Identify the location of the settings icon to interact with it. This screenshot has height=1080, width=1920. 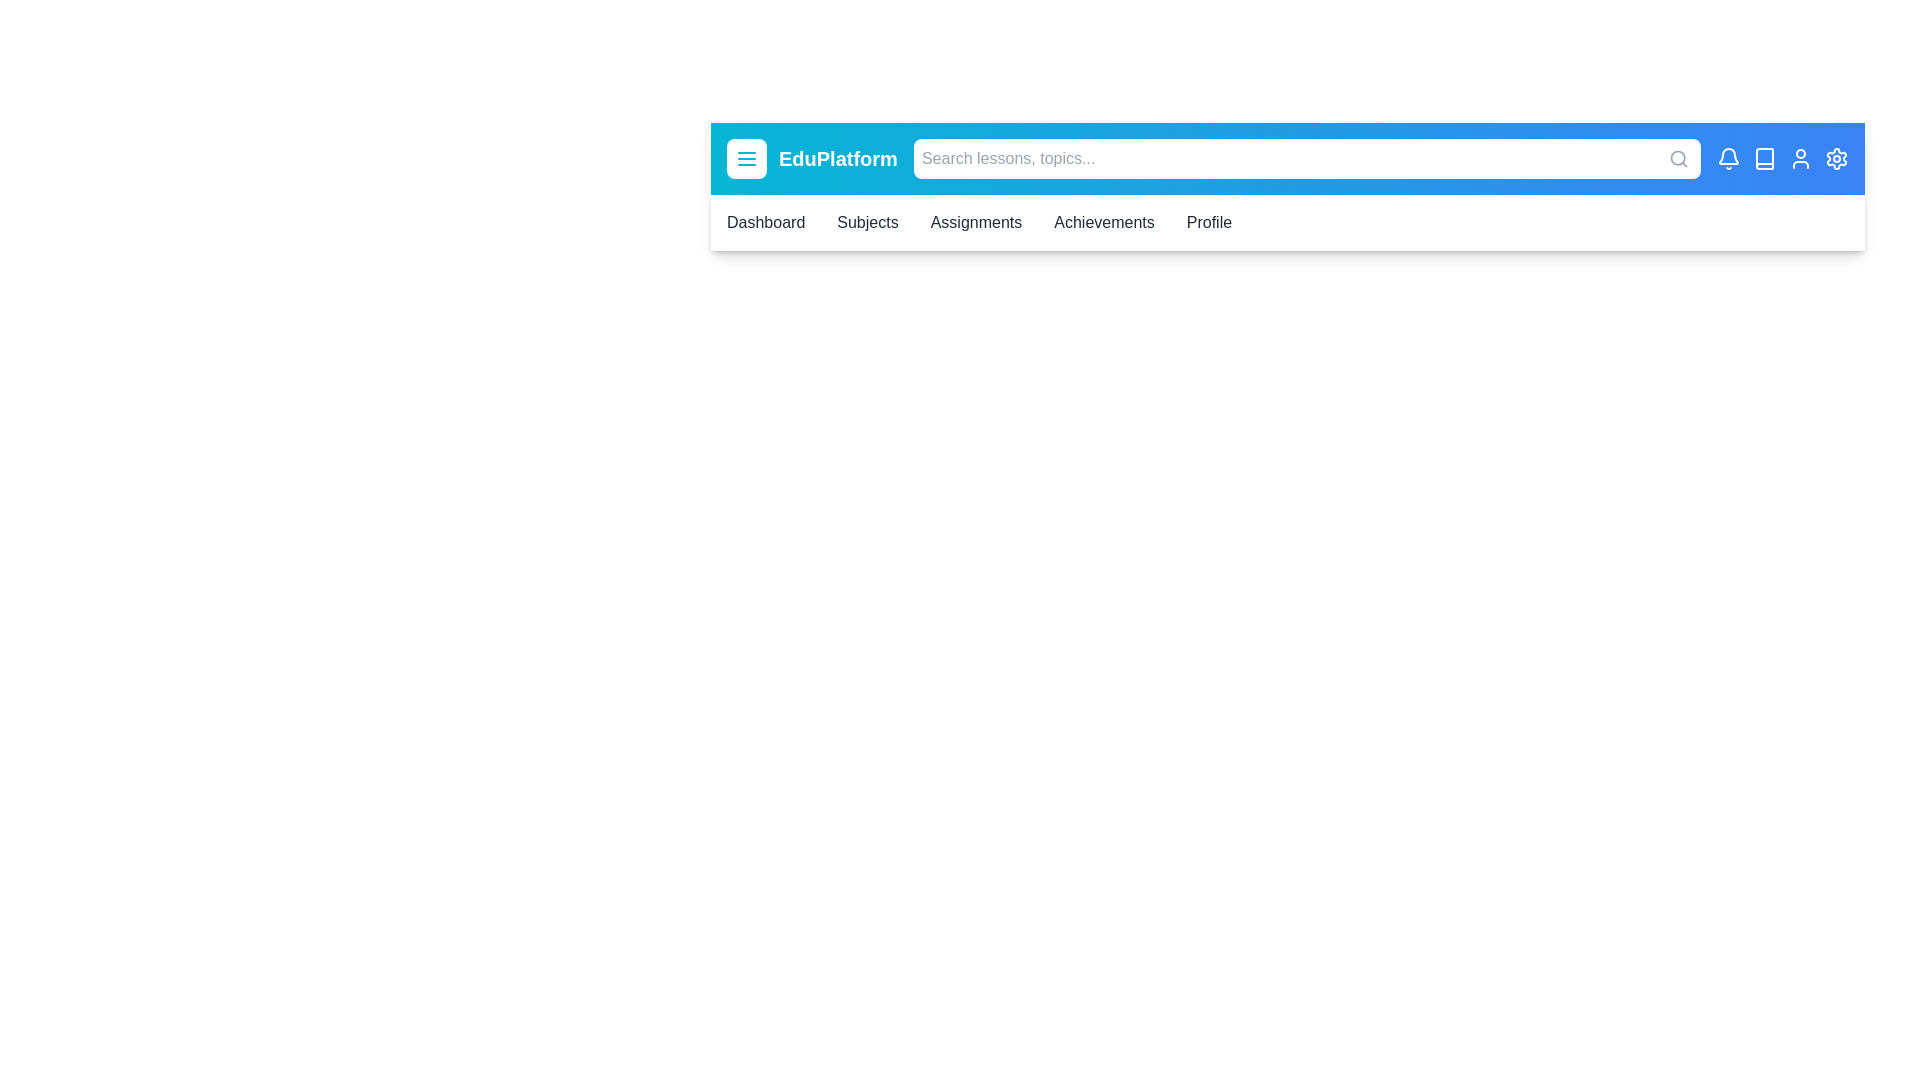
(1837, 157).